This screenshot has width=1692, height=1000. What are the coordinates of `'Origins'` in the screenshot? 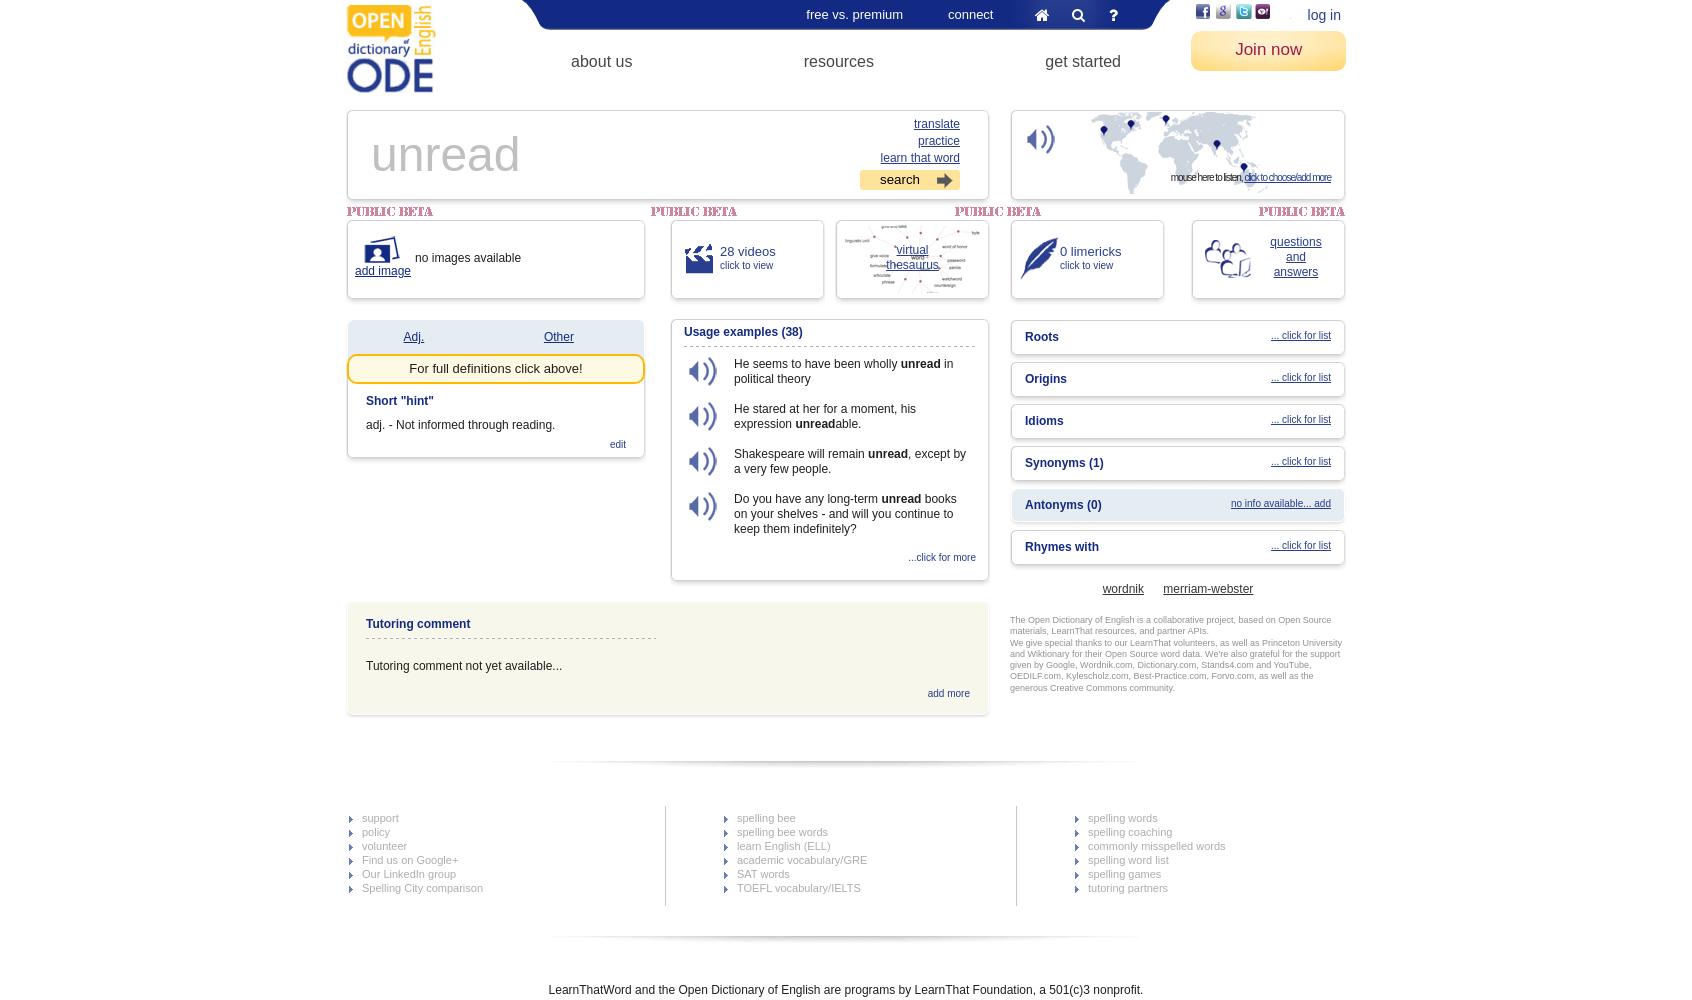 It's located at (1044, 379).